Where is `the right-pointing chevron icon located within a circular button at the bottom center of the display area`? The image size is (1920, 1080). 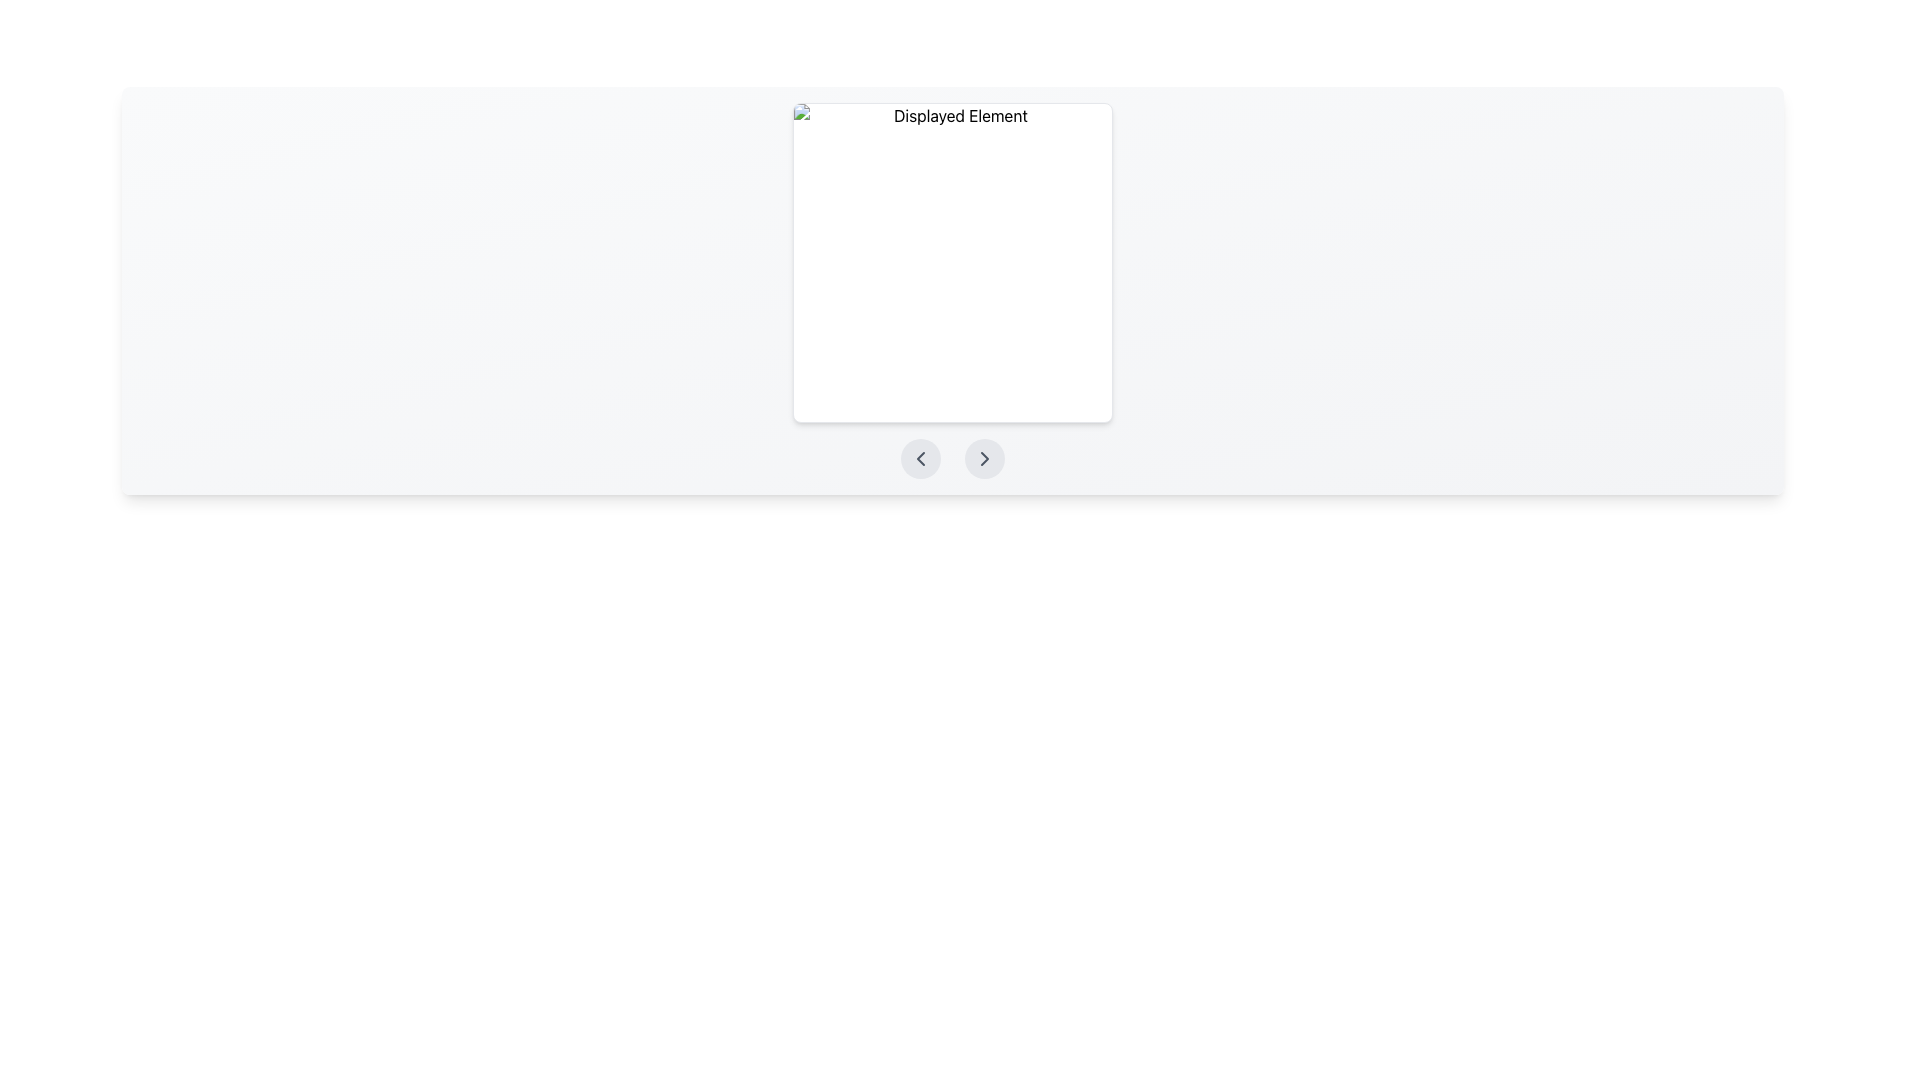 the right-pointing chevron icon located within a circular button at the bottom center of the display area is located at coordinates (984, 459).